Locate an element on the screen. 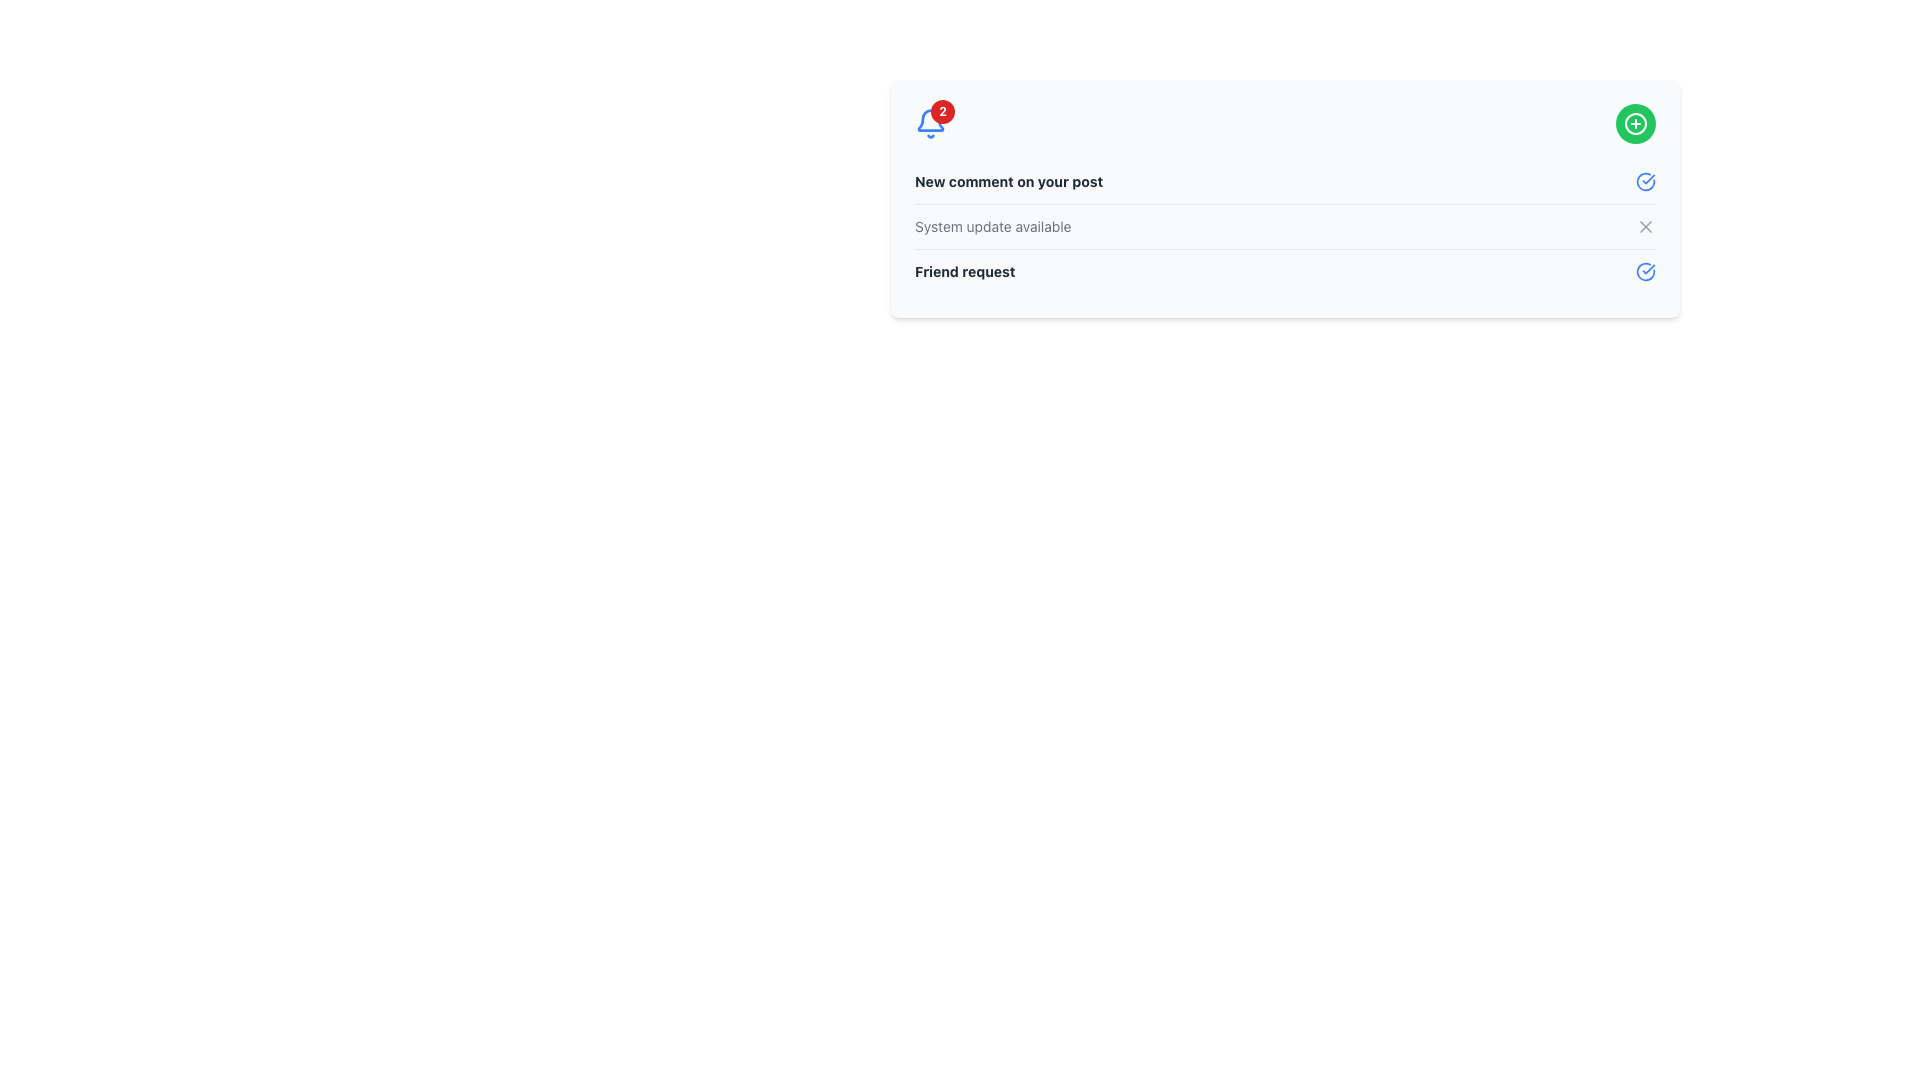 The height and width of the screenshot is (1080, 1920). the close or dismiss icon located in the middle right of the list item, designed as a 24x24 pixels SVG icon is located at coordinates (1646, 226).